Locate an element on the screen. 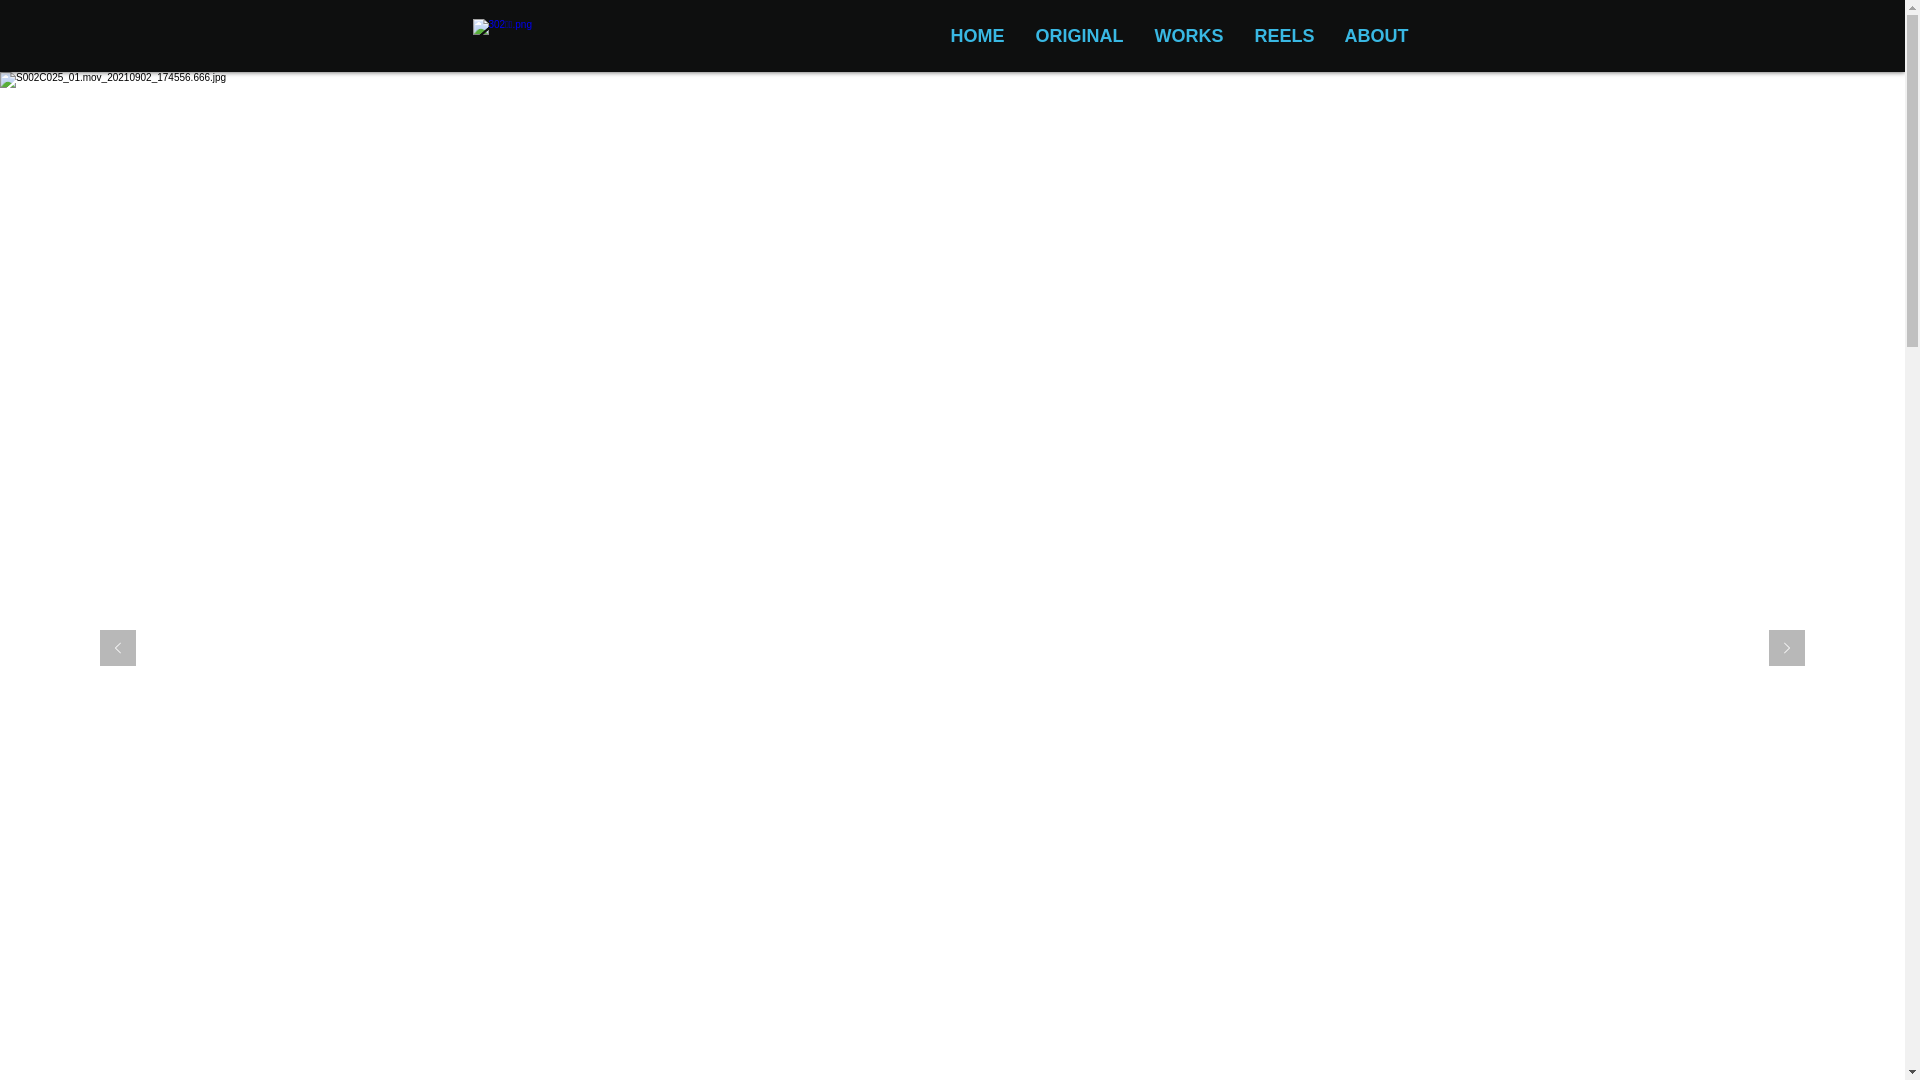 The height and width of the screenshot is (1080, 1920). 'WORKS' is located at coordinates (1187, 36).